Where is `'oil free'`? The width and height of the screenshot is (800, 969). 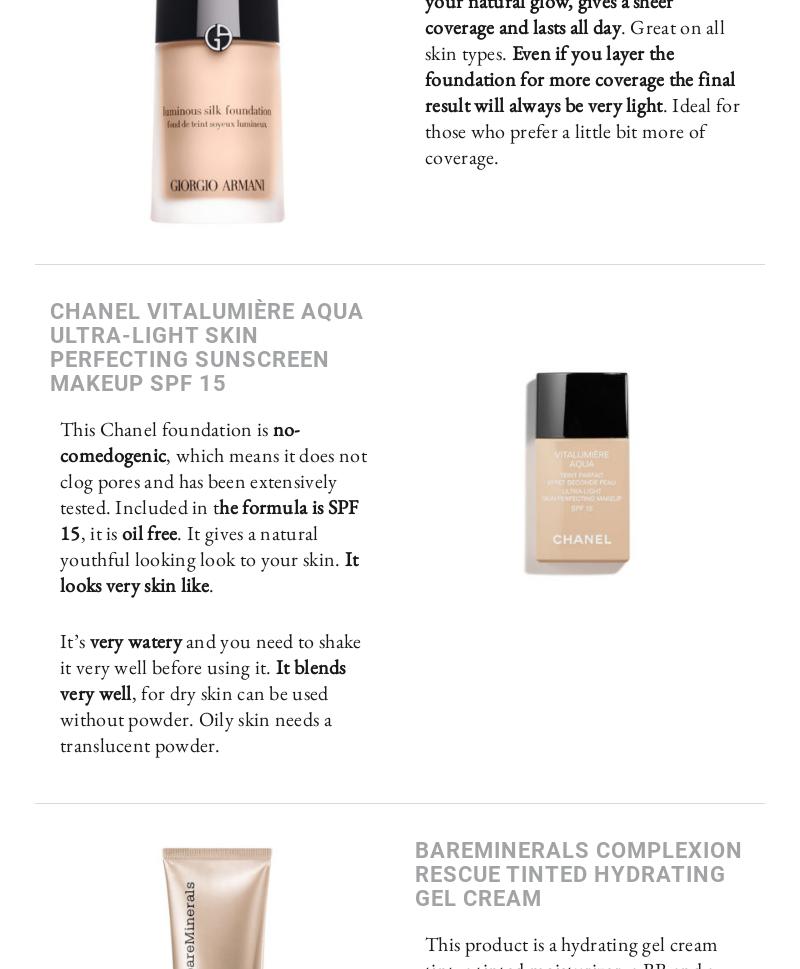 'oil free' is located at coordinates (149, 533).